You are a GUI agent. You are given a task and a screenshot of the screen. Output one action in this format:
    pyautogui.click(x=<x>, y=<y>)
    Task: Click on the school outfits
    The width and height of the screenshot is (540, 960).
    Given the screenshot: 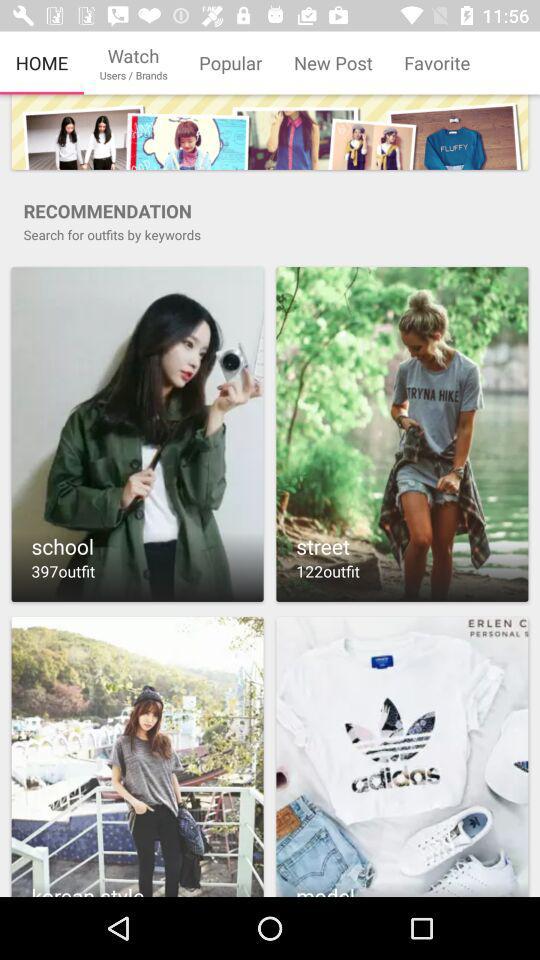 What is the action you would take?
    pyautogui.click(x=136, y=434)
    